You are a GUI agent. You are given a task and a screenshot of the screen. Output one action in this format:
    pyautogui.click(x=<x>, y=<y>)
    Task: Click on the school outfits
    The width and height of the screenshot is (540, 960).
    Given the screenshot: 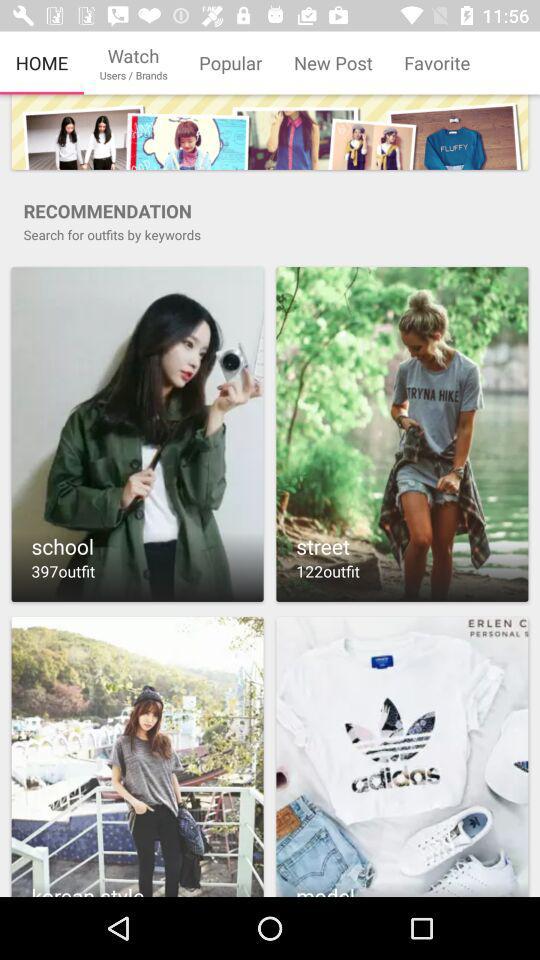 What is the action you would take?
    pyautogui.click(x=136, y=434)
    